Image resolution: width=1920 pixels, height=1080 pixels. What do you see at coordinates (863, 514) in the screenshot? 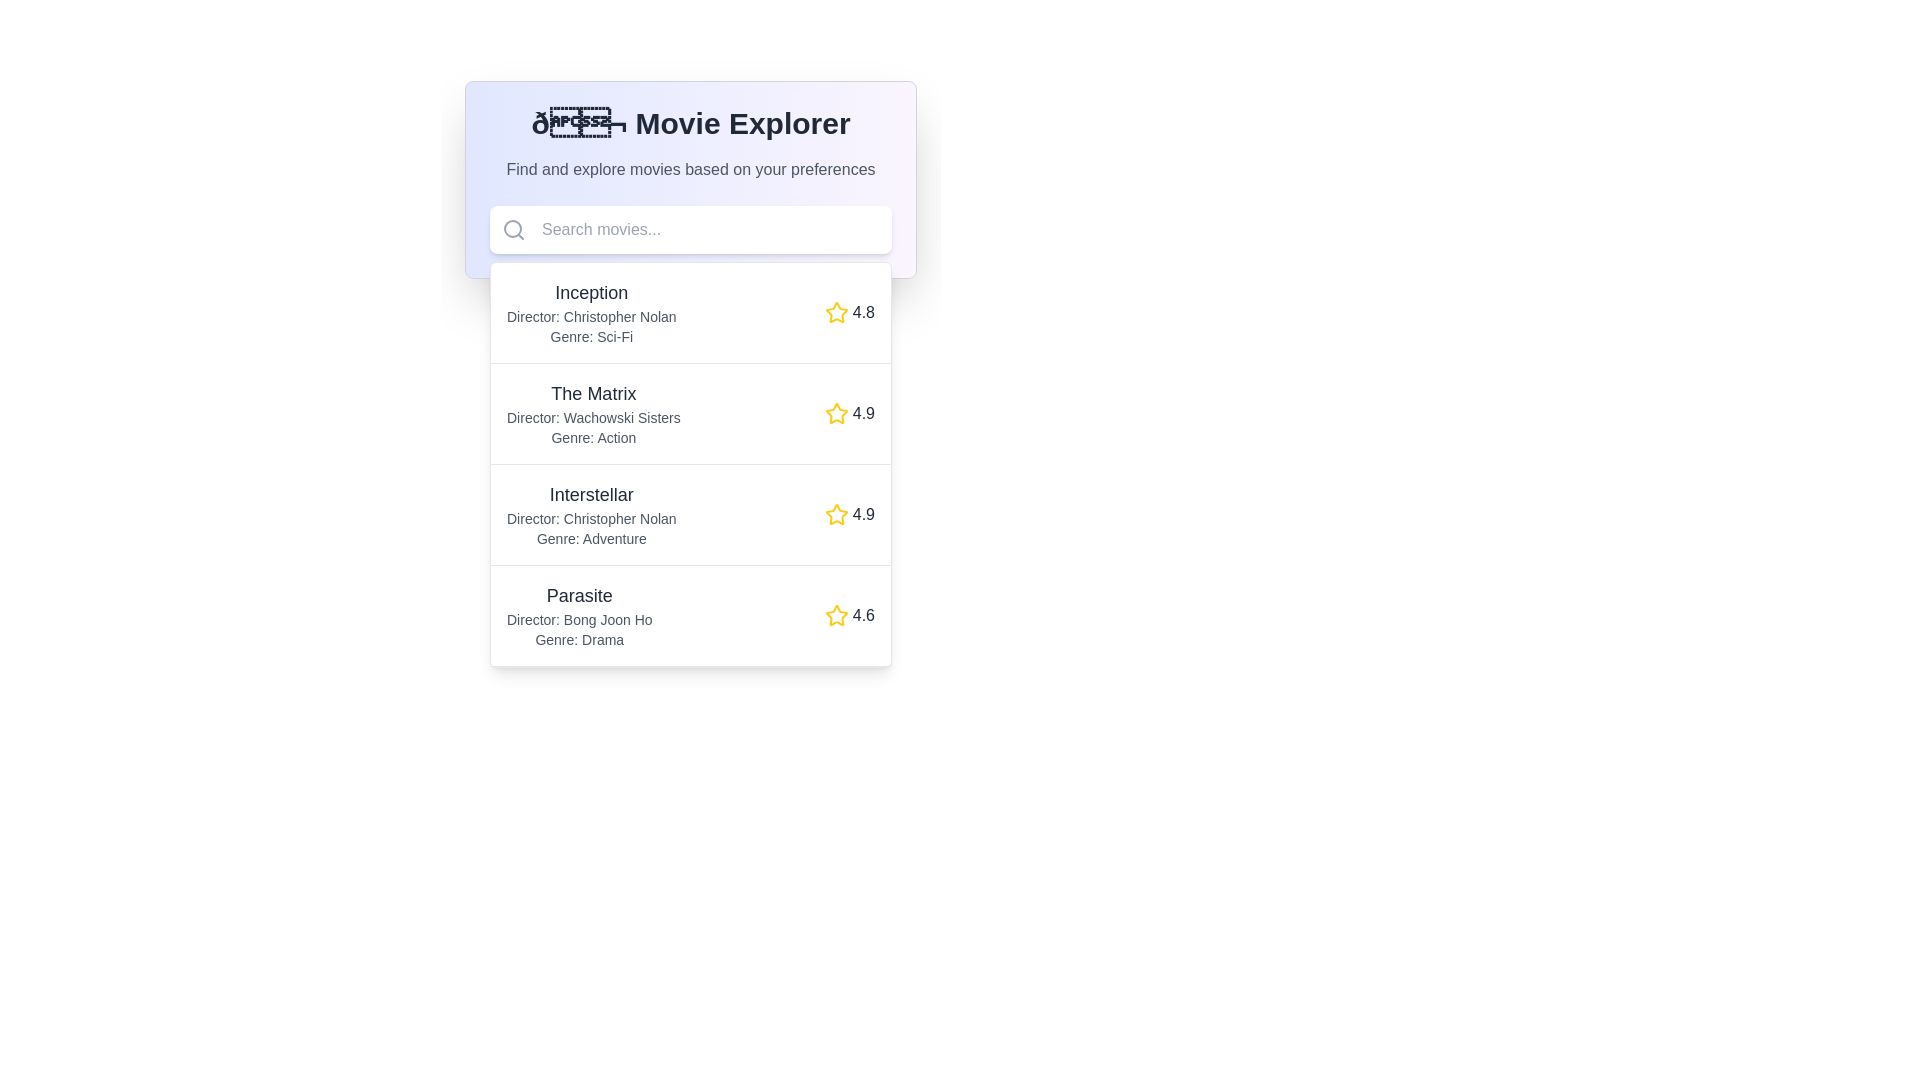
I see `the numeric rating text for the movie 'Interstellar', which is located to the right of the star icon` at bounding box center [863, 514].